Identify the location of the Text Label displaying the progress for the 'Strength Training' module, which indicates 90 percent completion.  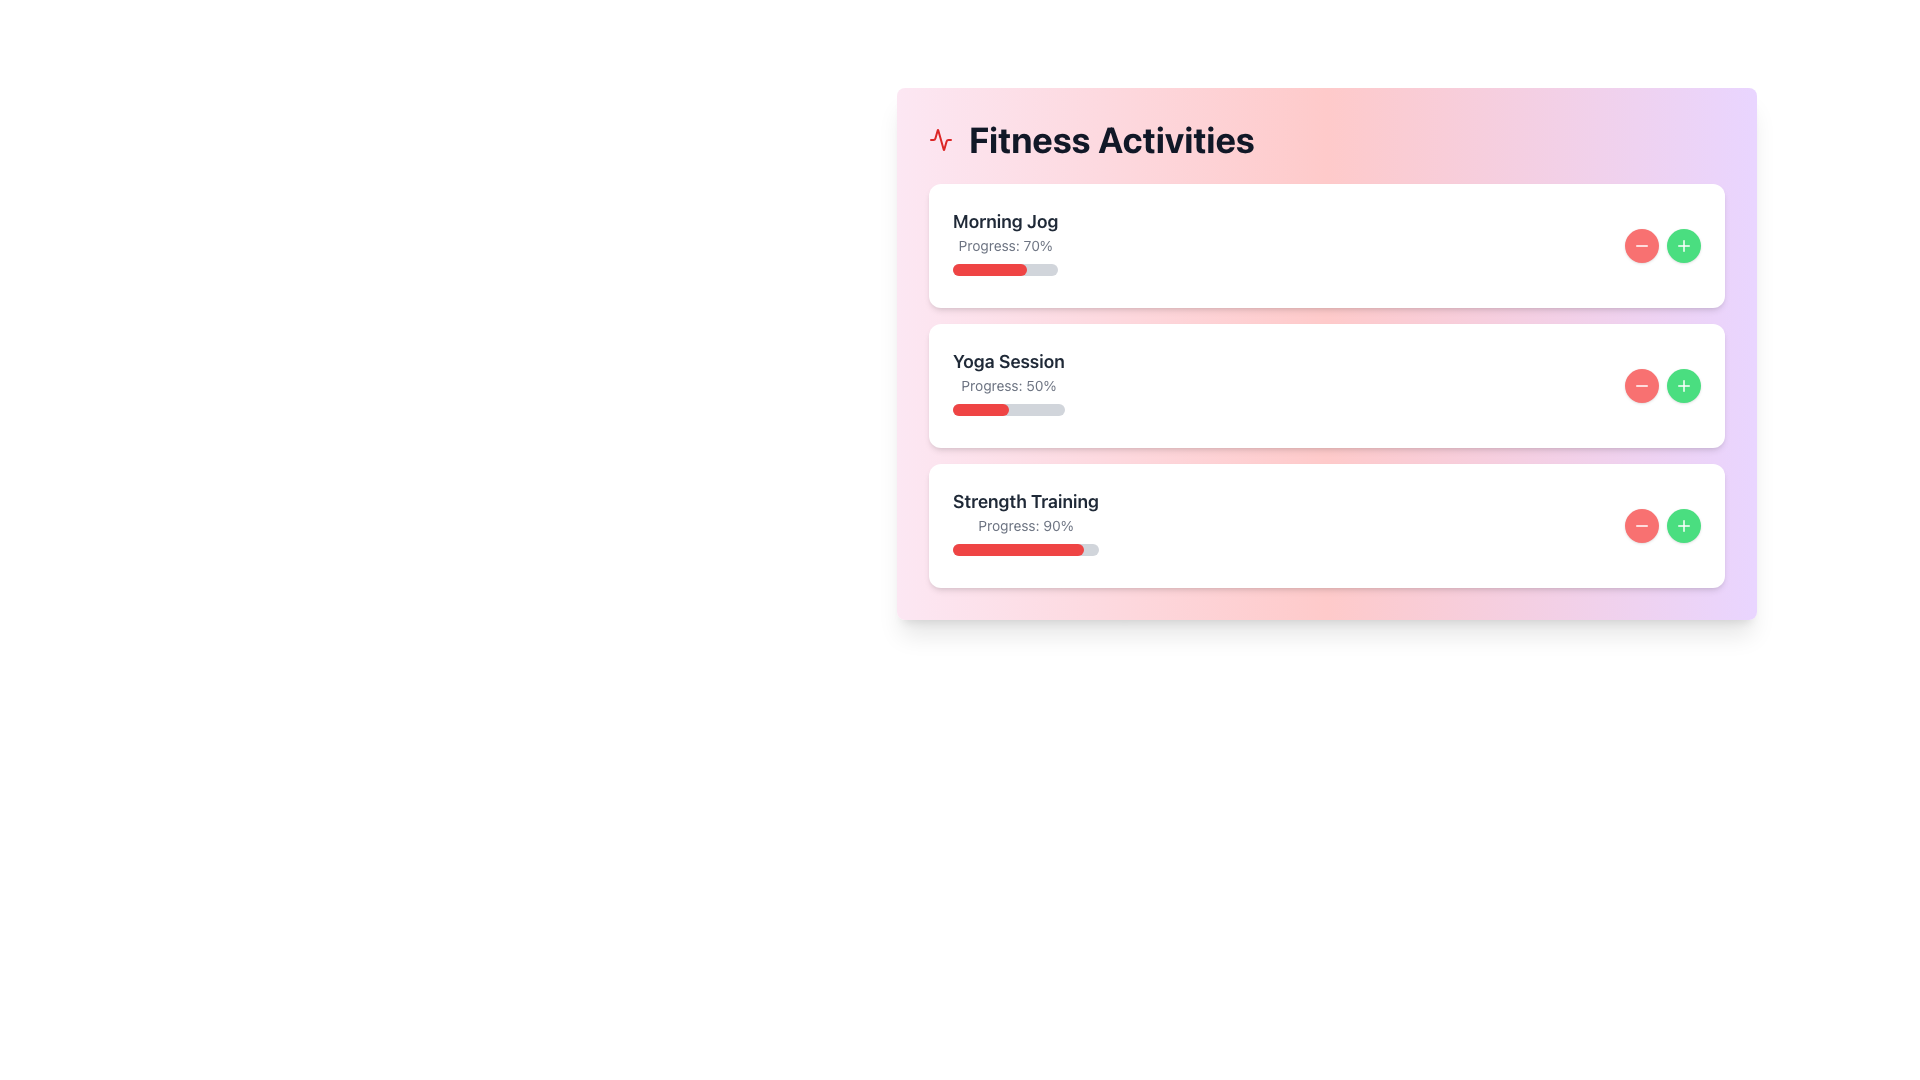
(1025, 524).